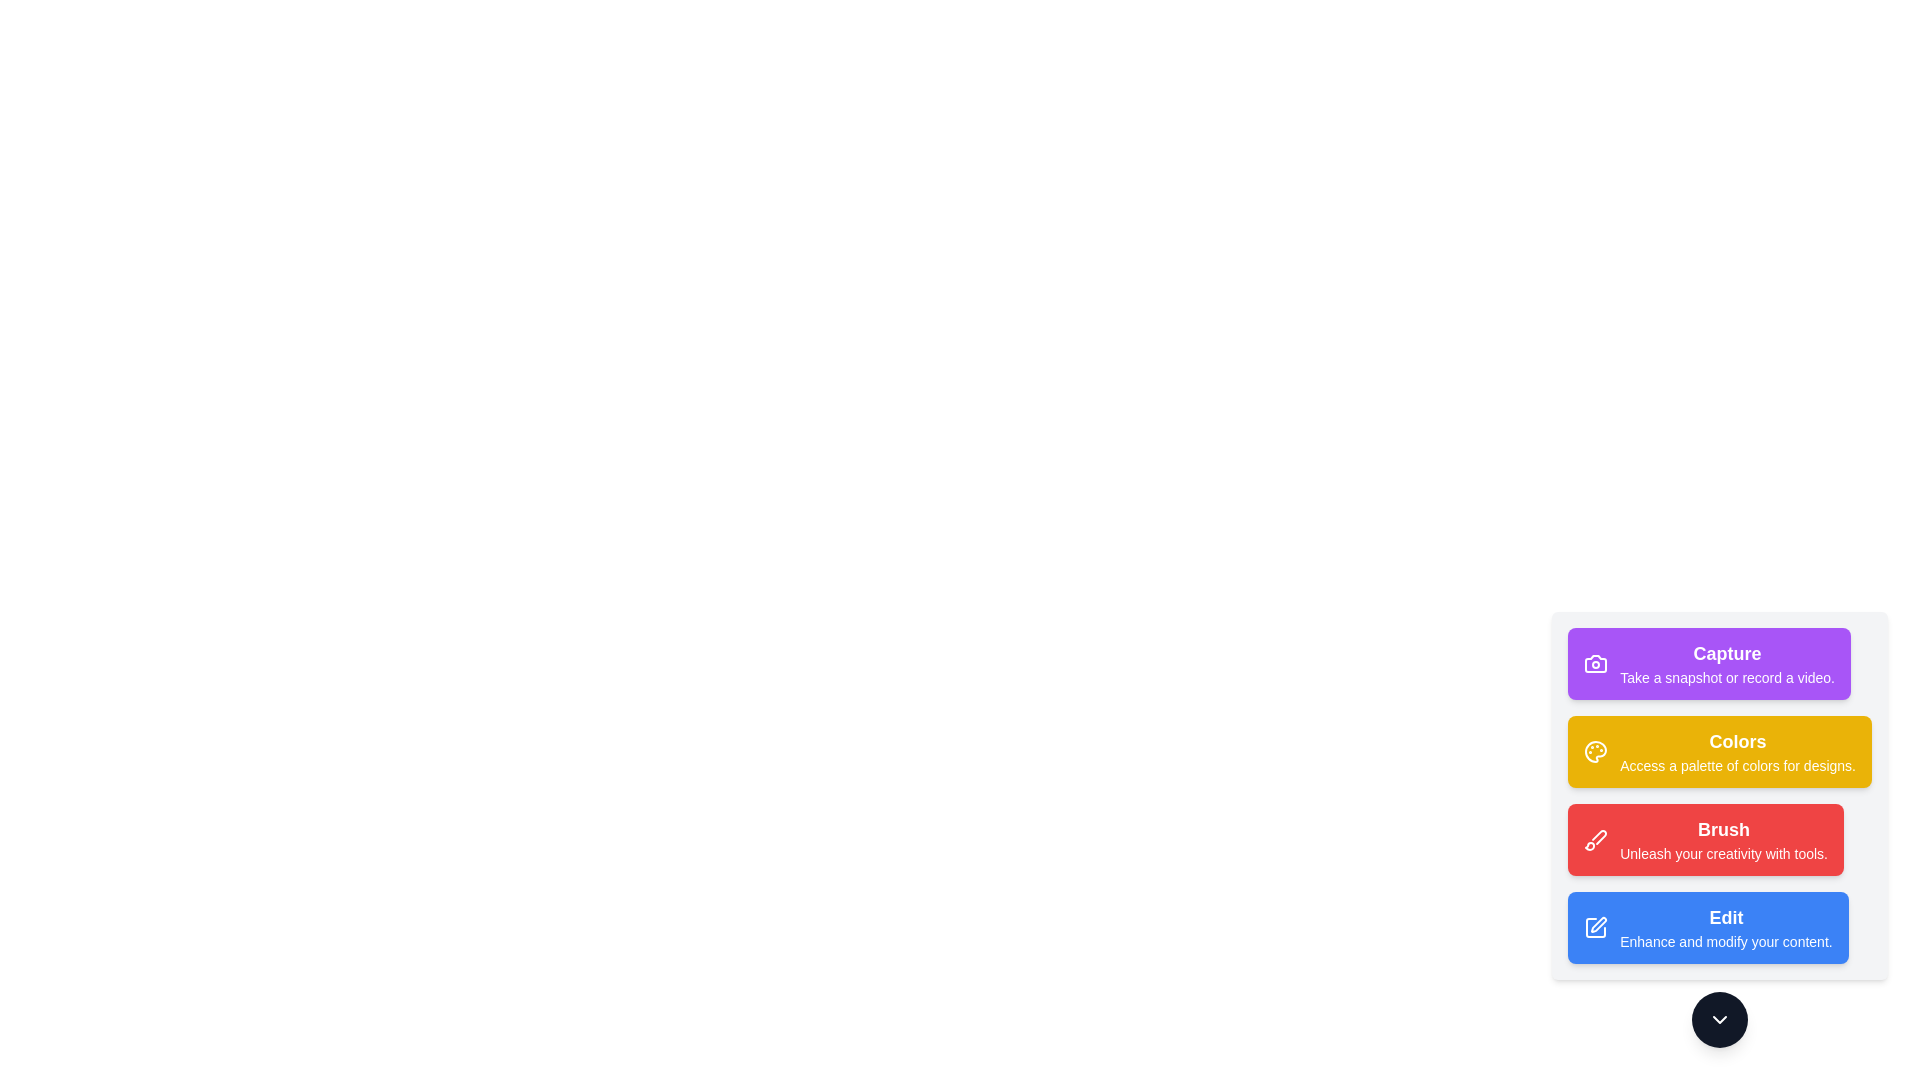  Describe the element at coordinates (1718, 1019) in the screenshot. I see `toggle button at the bottom of the component to collapse or expand the menu` at that location.